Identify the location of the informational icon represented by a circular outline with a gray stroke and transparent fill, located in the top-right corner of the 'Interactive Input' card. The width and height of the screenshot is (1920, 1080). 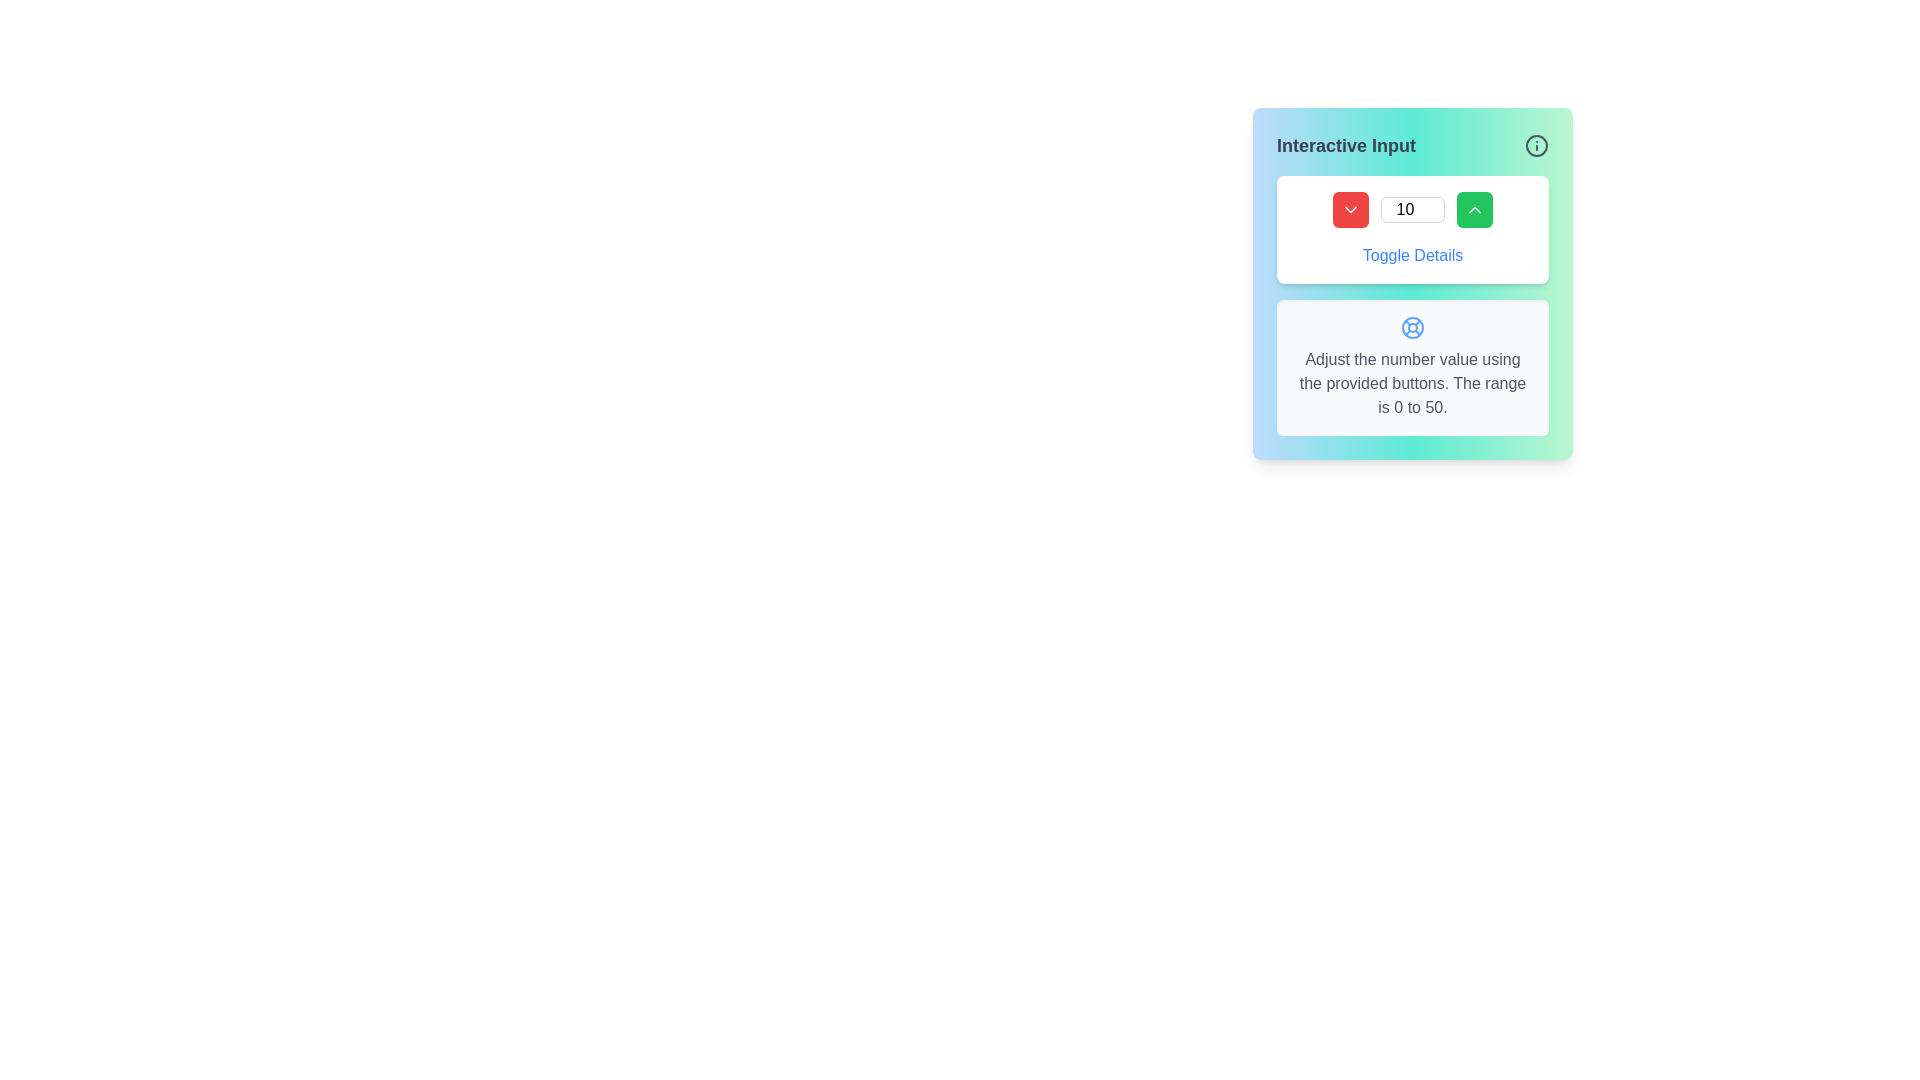
(1535, 145).